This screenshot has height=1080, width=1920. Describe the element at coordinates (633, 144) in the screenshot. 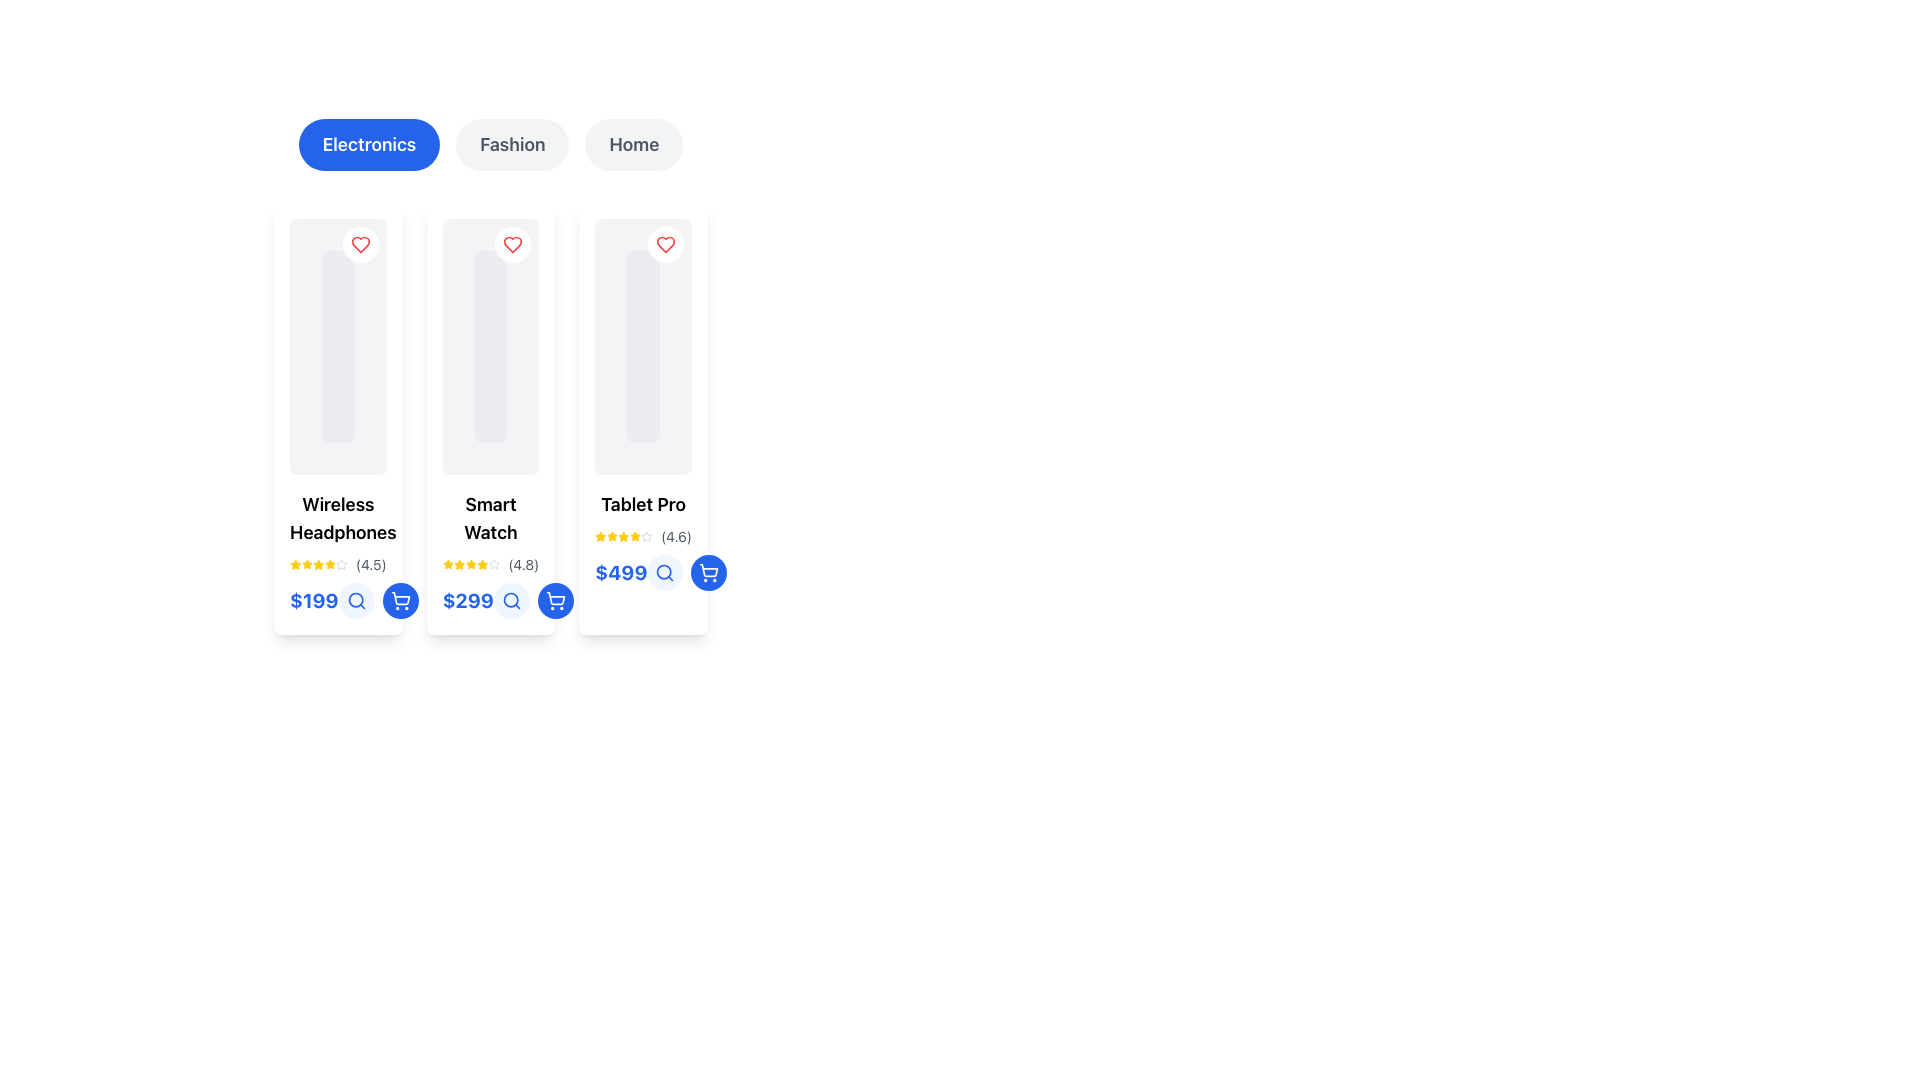

I see `the 'Home' navigation button, which is the third button from the left in a group of three buttons at the top of the interface` at that location.